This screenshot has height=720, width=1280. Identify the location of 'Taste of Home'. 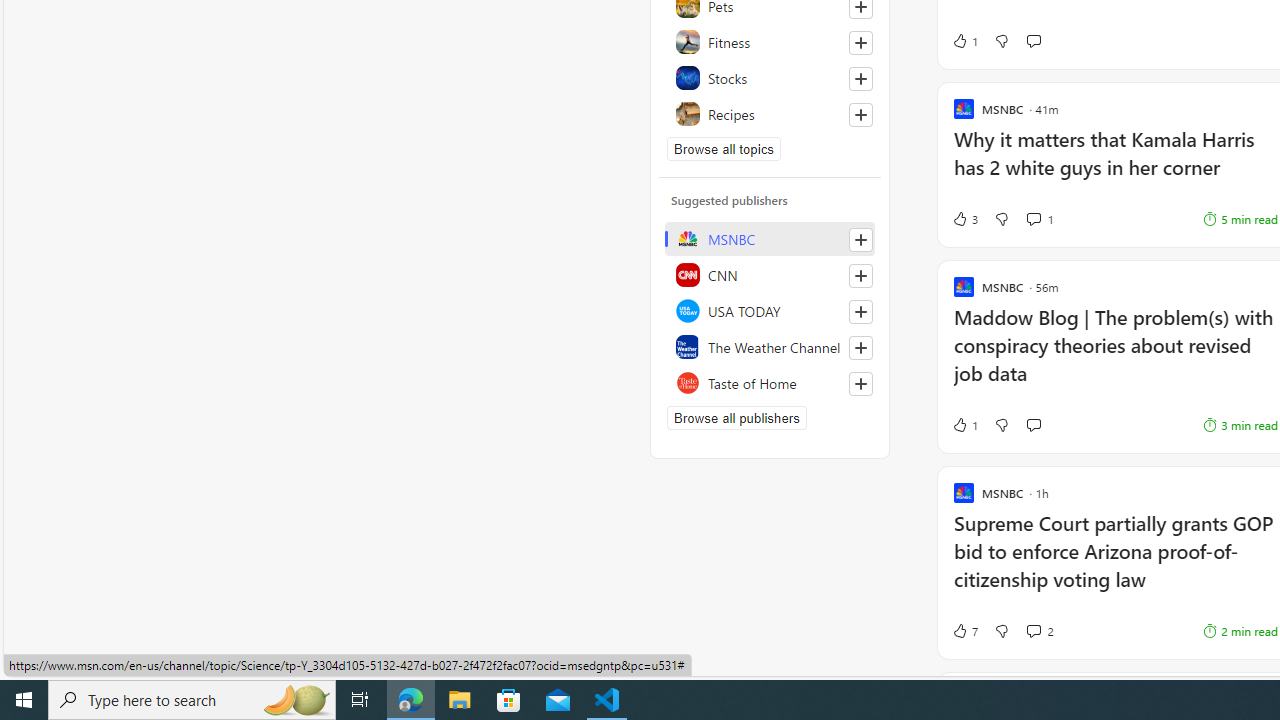
(769, 383).